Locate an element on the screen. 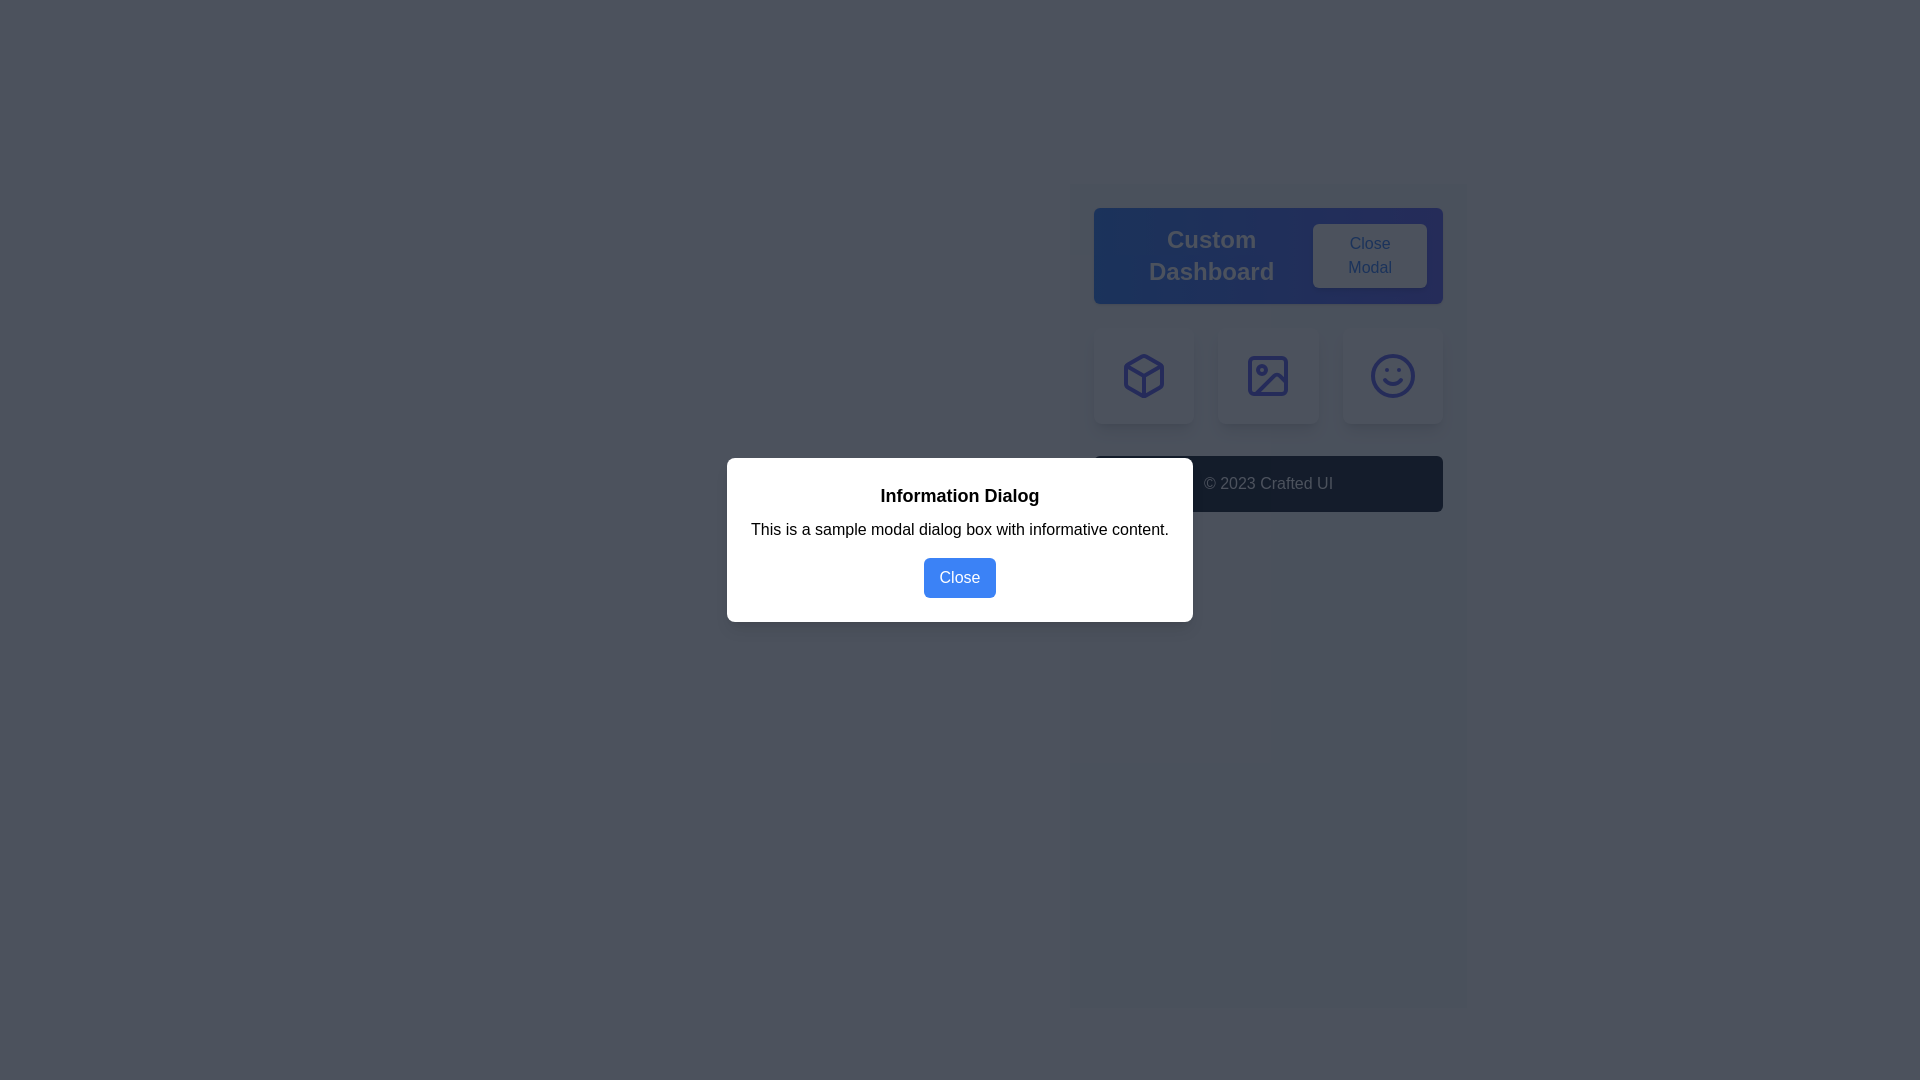  the smiley face icon, which is the third item in a horizontal grid layout under the 'Custom Dashboard' header is located at coordinates (1391, 375).